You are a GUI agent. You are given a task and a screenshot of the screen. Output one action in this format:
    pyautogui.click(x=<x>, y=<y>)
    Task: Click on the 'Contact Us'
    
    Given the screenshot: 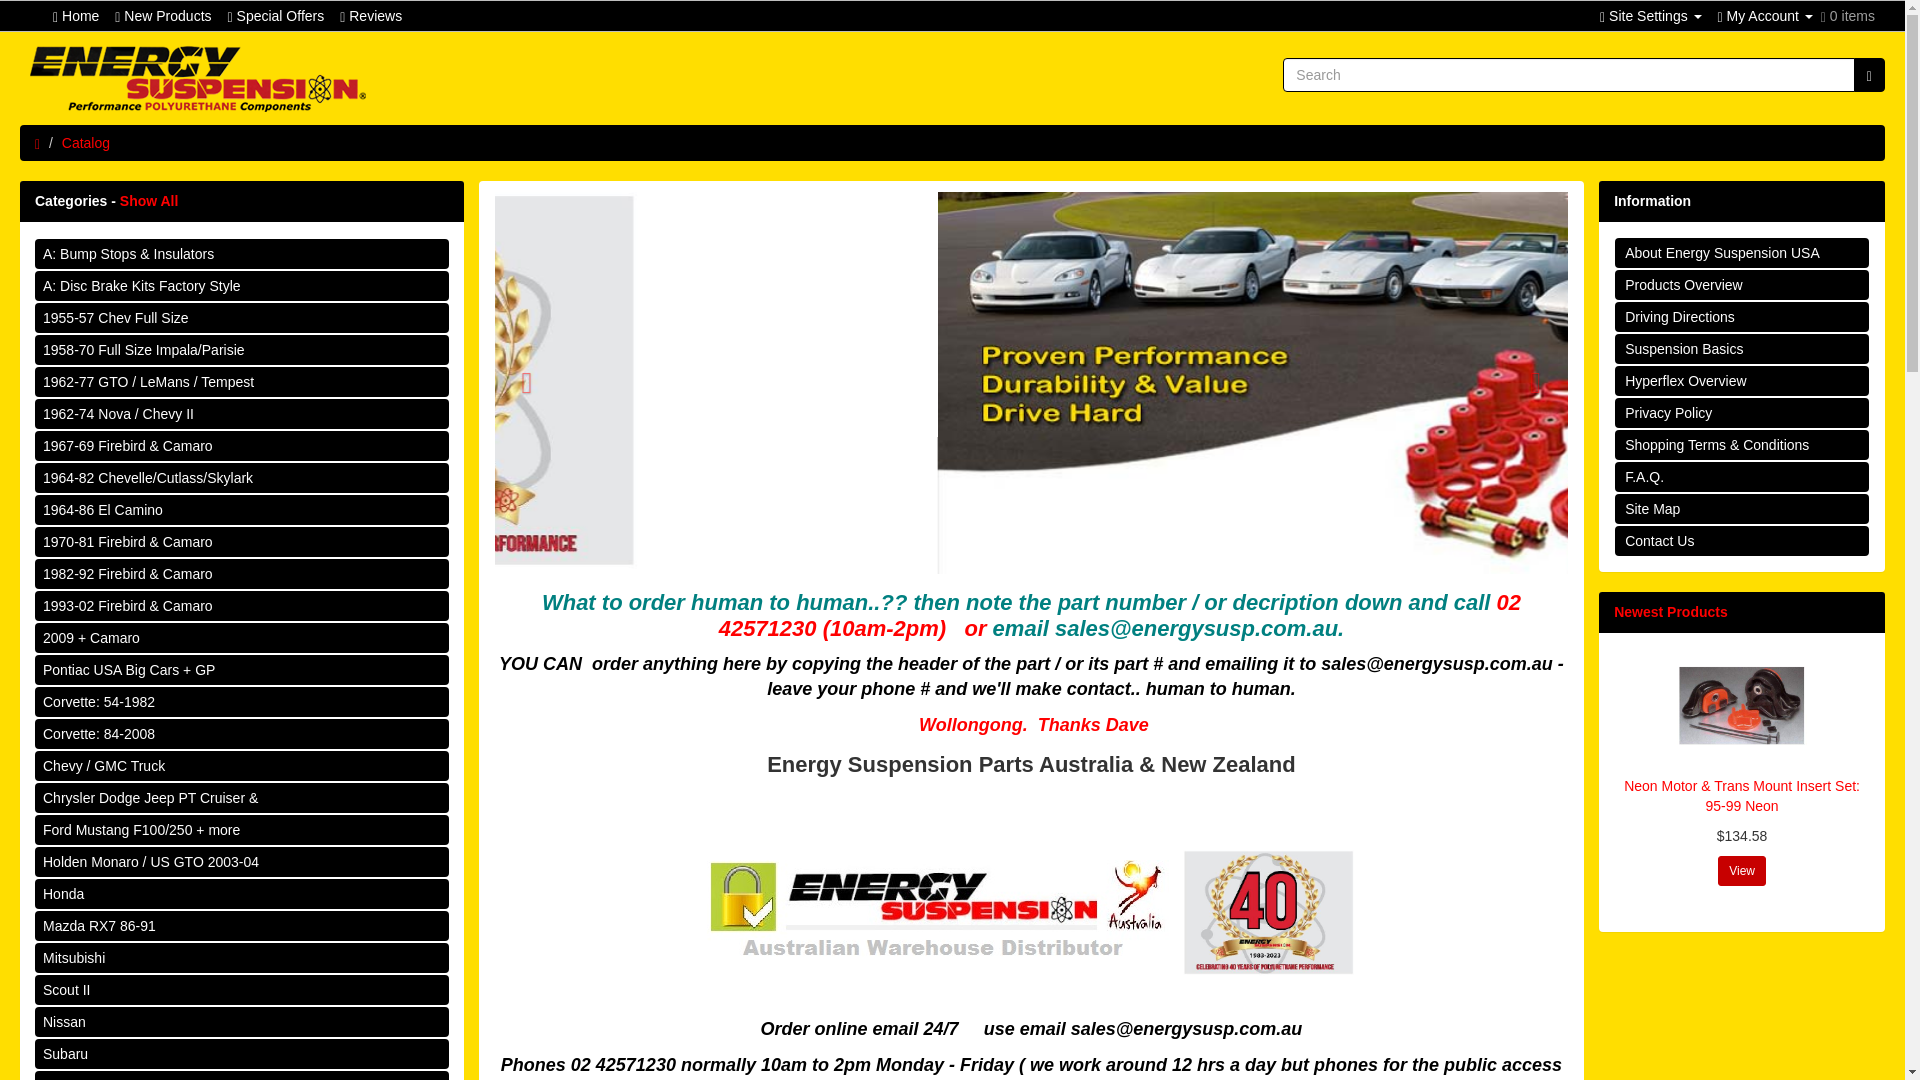 What is the action you would take?
    pyautogui.click(x=1741, y=540)
    